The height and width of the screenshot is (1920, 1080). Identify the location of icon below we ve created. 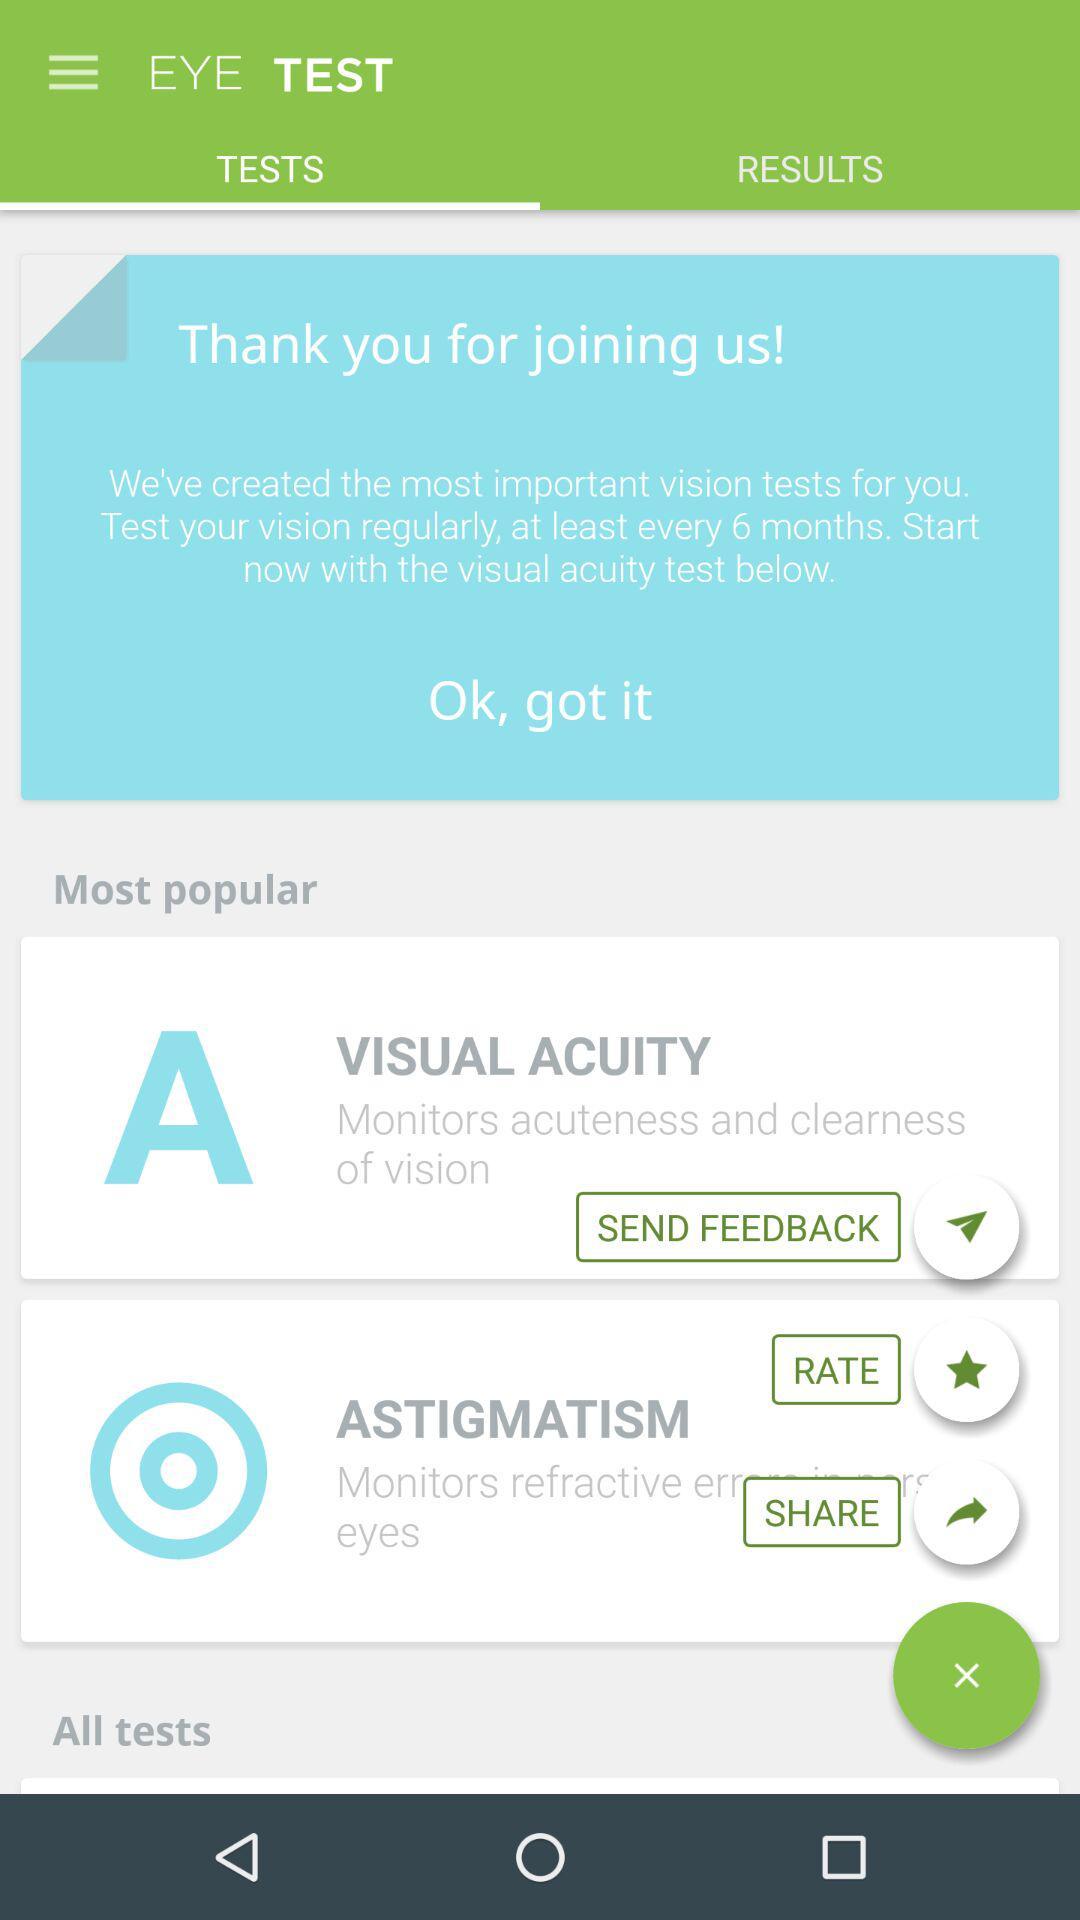
(540, 699).